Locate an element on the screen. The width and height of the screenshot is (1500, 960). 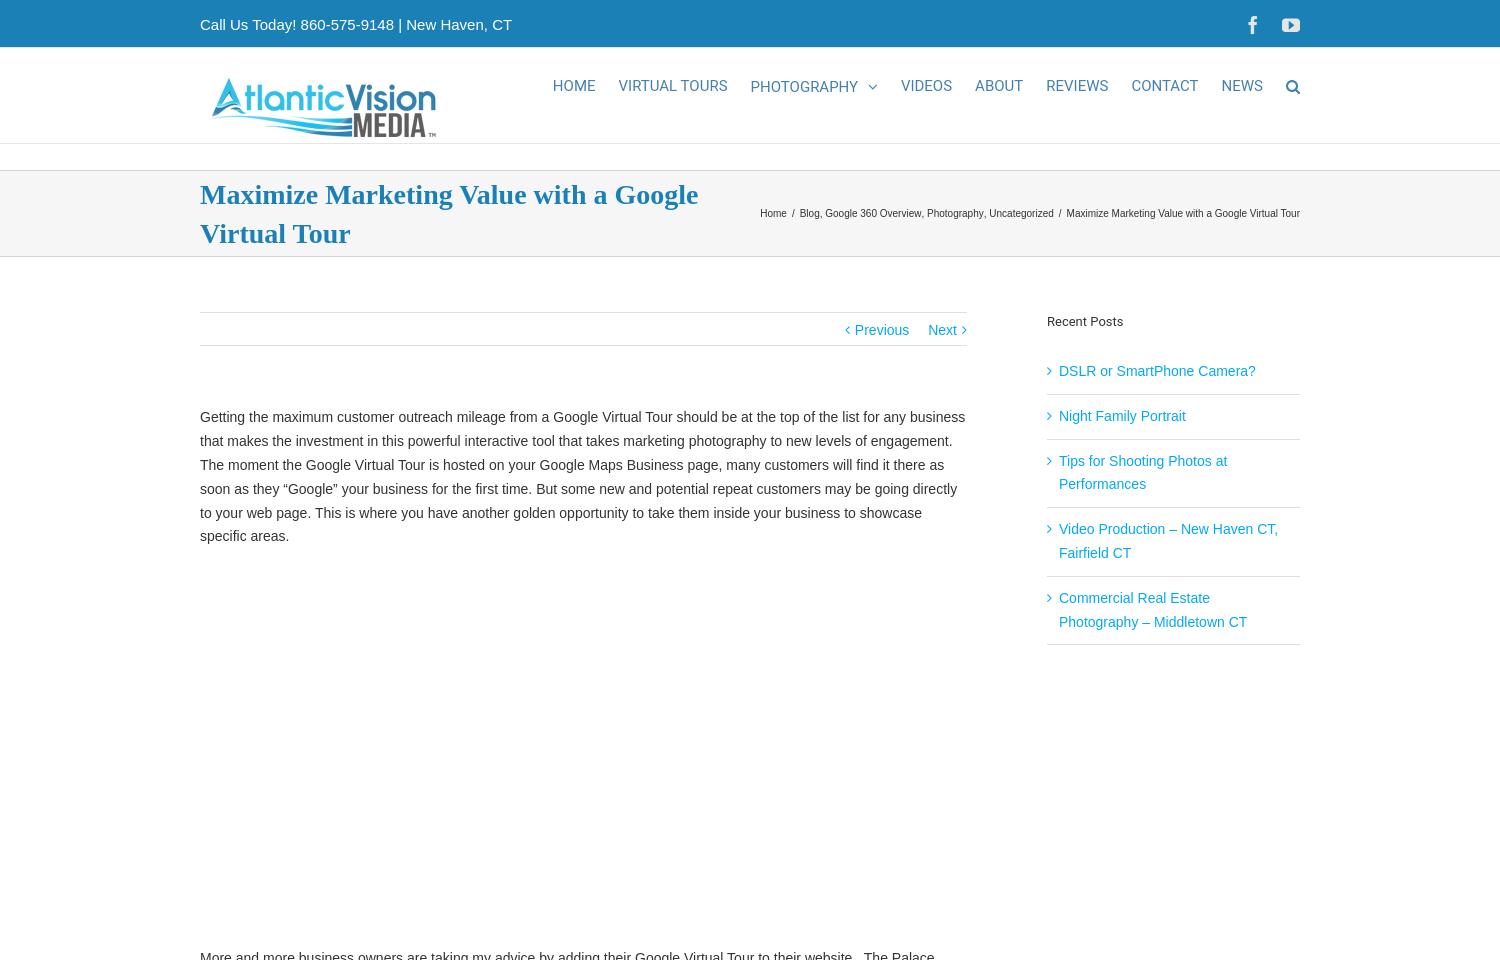
'Tips for Shooting Photos at Performances' is located at coordinates (1143, 492).